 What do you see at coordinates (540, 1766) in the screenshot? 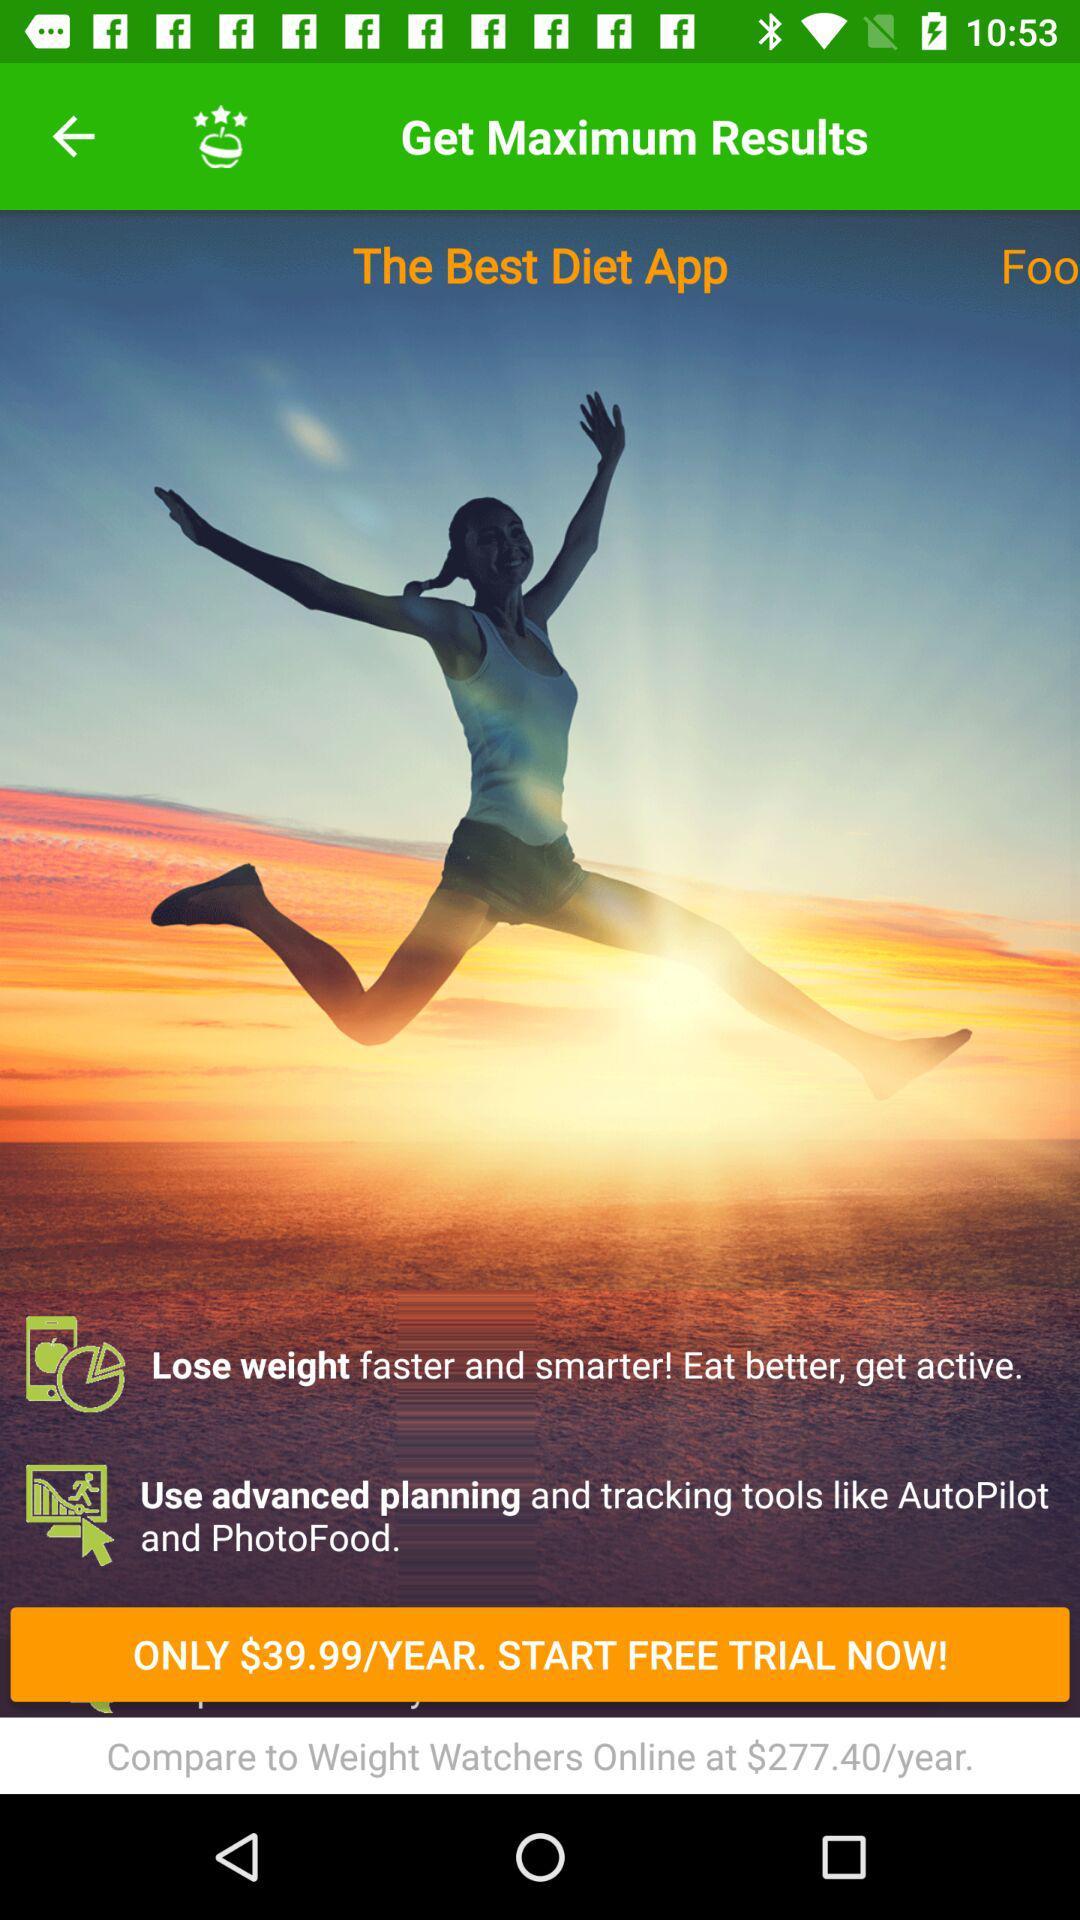
I see `link your diary icon` at bounding box center [540, 1766].